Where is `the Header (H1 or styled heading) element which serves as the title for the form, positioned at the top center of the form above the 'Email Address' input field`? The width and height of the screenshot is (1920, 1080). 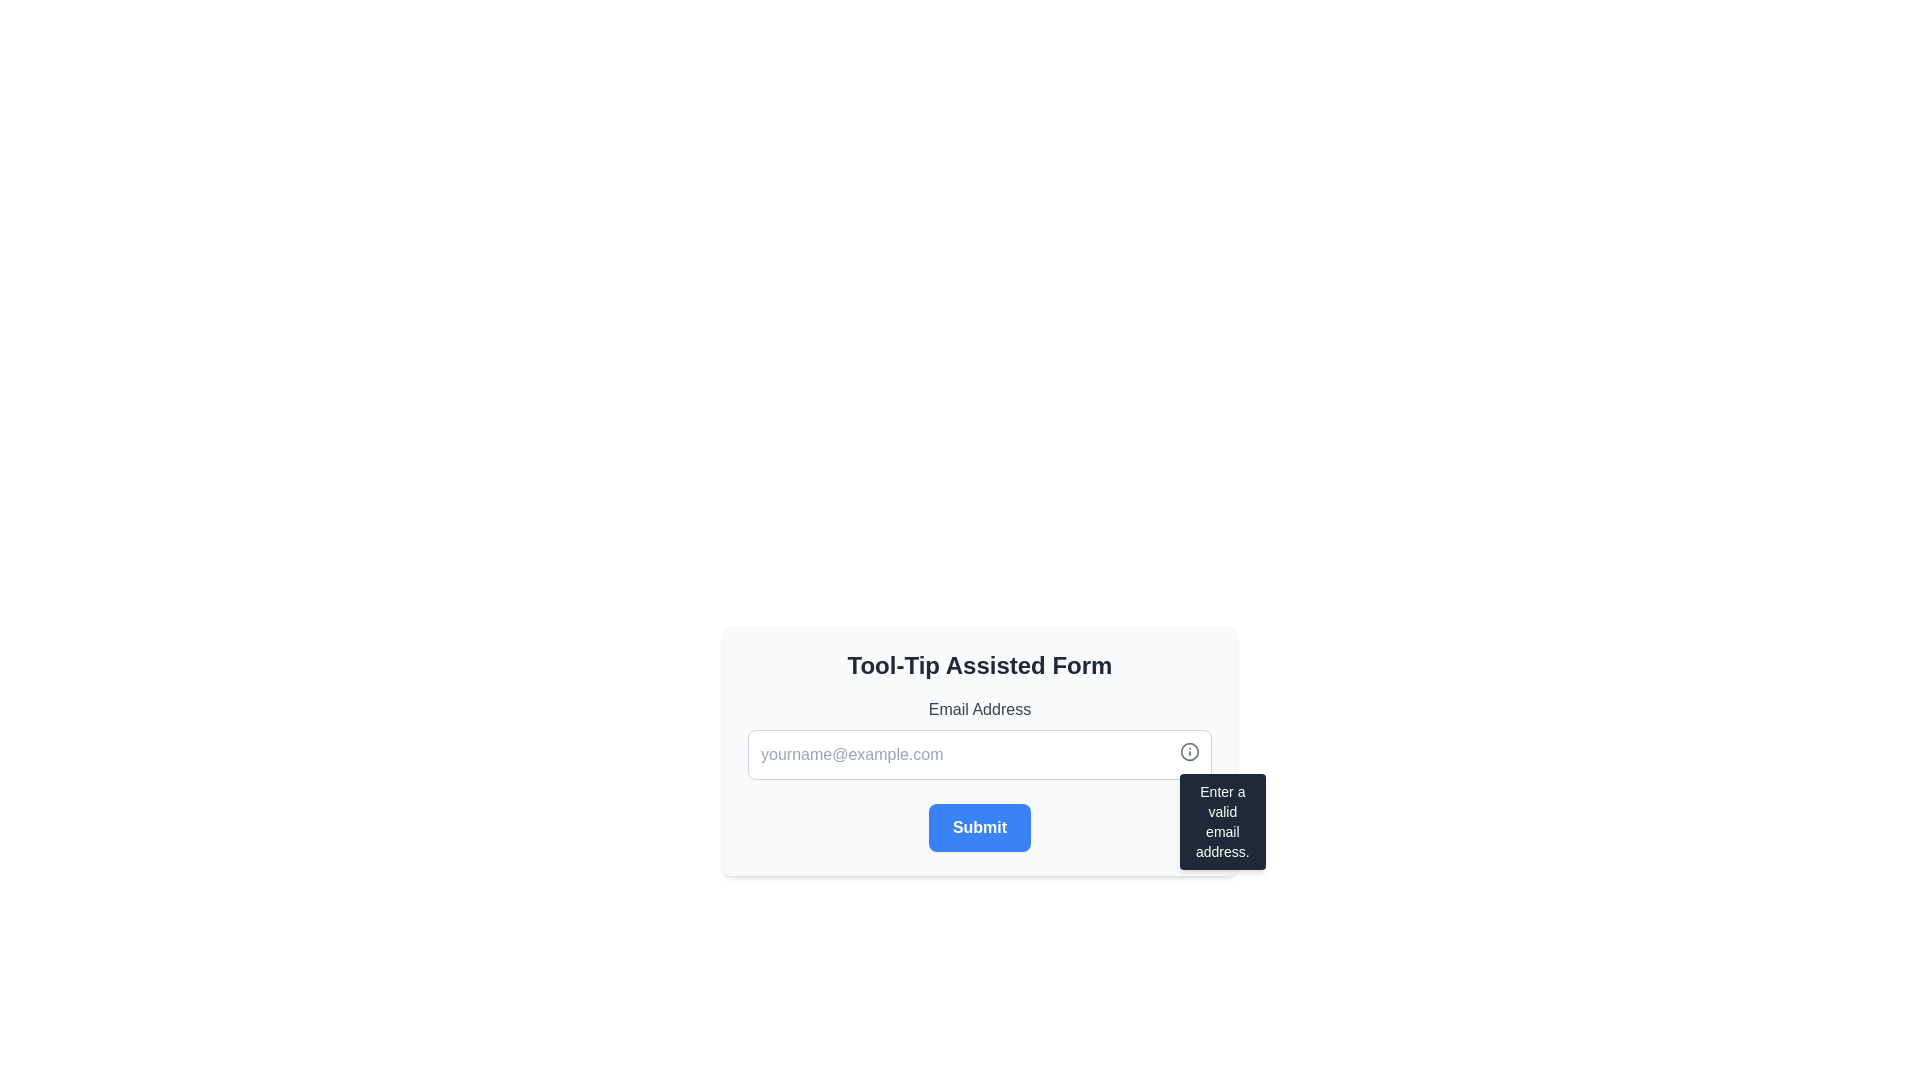 the Header (H1 or styled heading) element which serves as the title for the form, positioned at the top center of the form above the 'Email Address' input field is located at coordinates (979, 666).